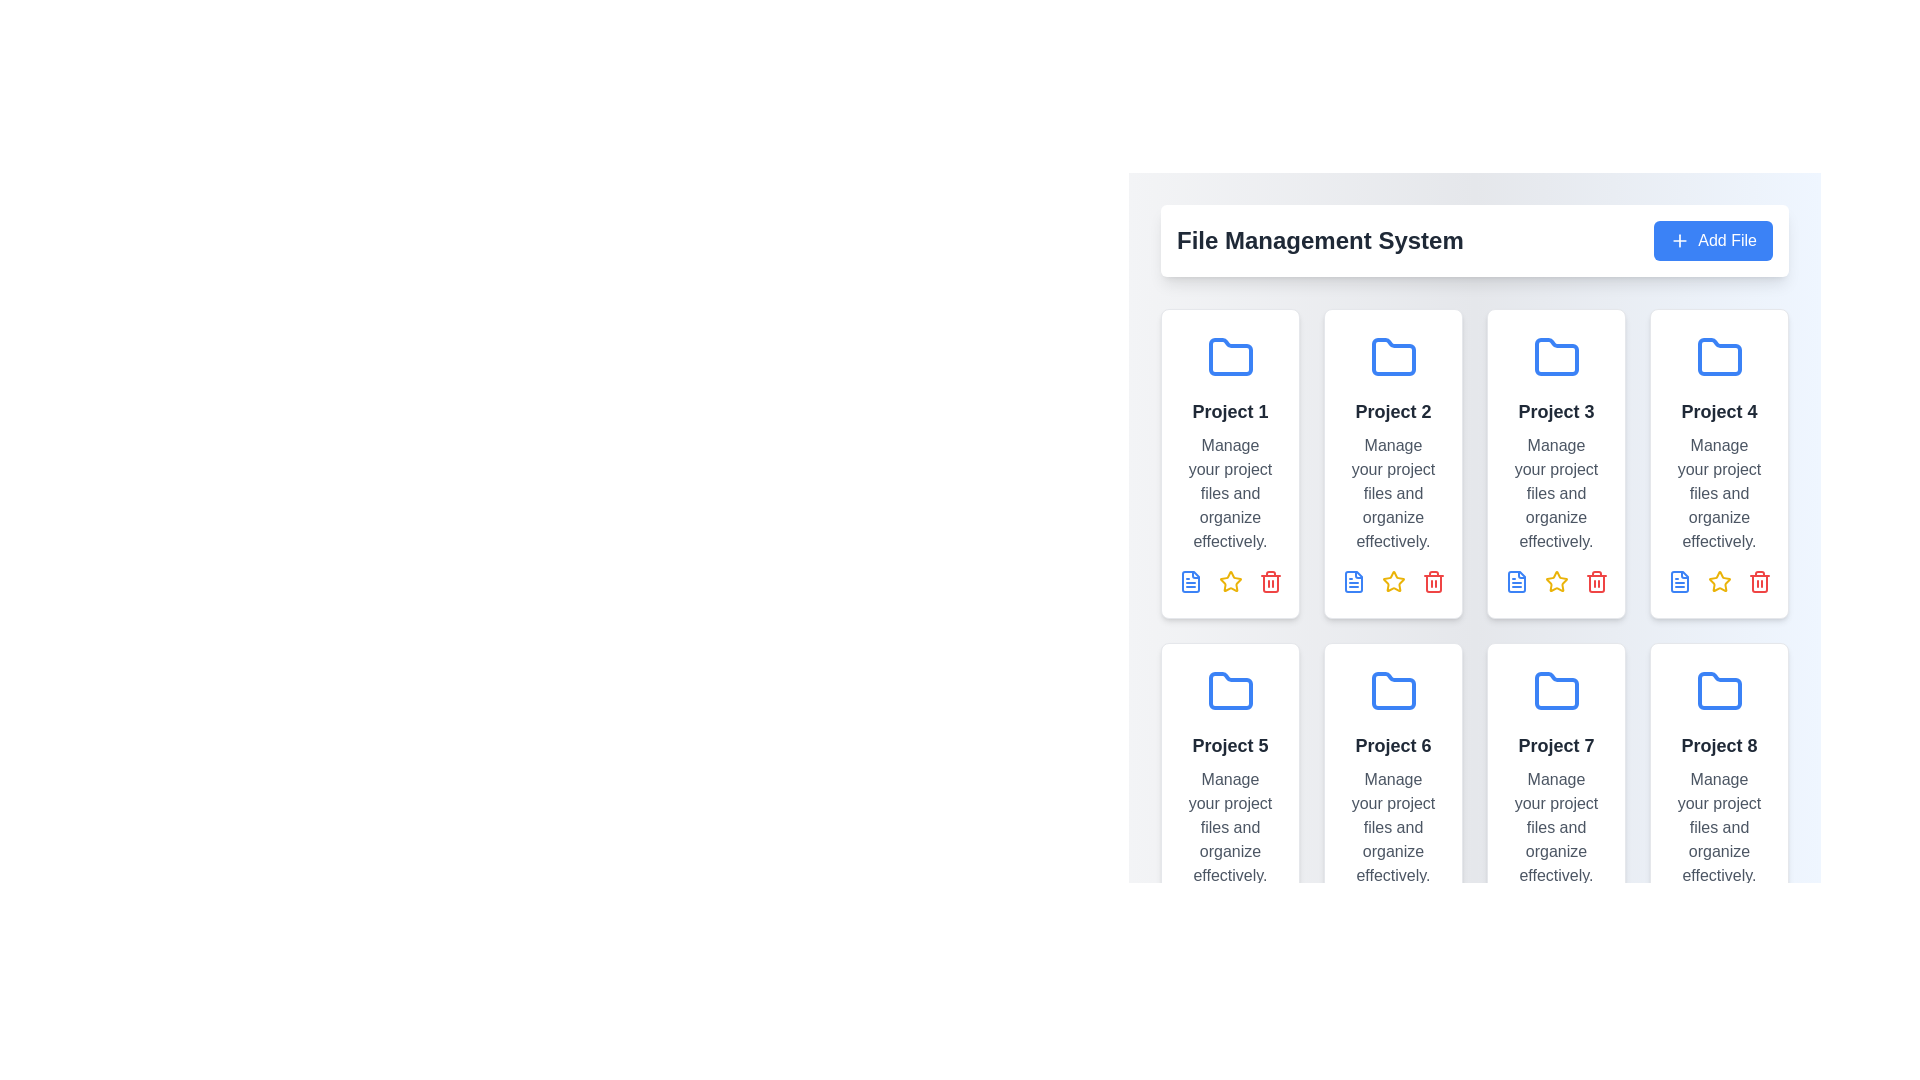  What do you see at coordinates (1320, 239) in the screenshot?
I see `the static text that serves as a title for the application section, located to the left of the blue 'Add File' button` at bounding box center [1320, 239].